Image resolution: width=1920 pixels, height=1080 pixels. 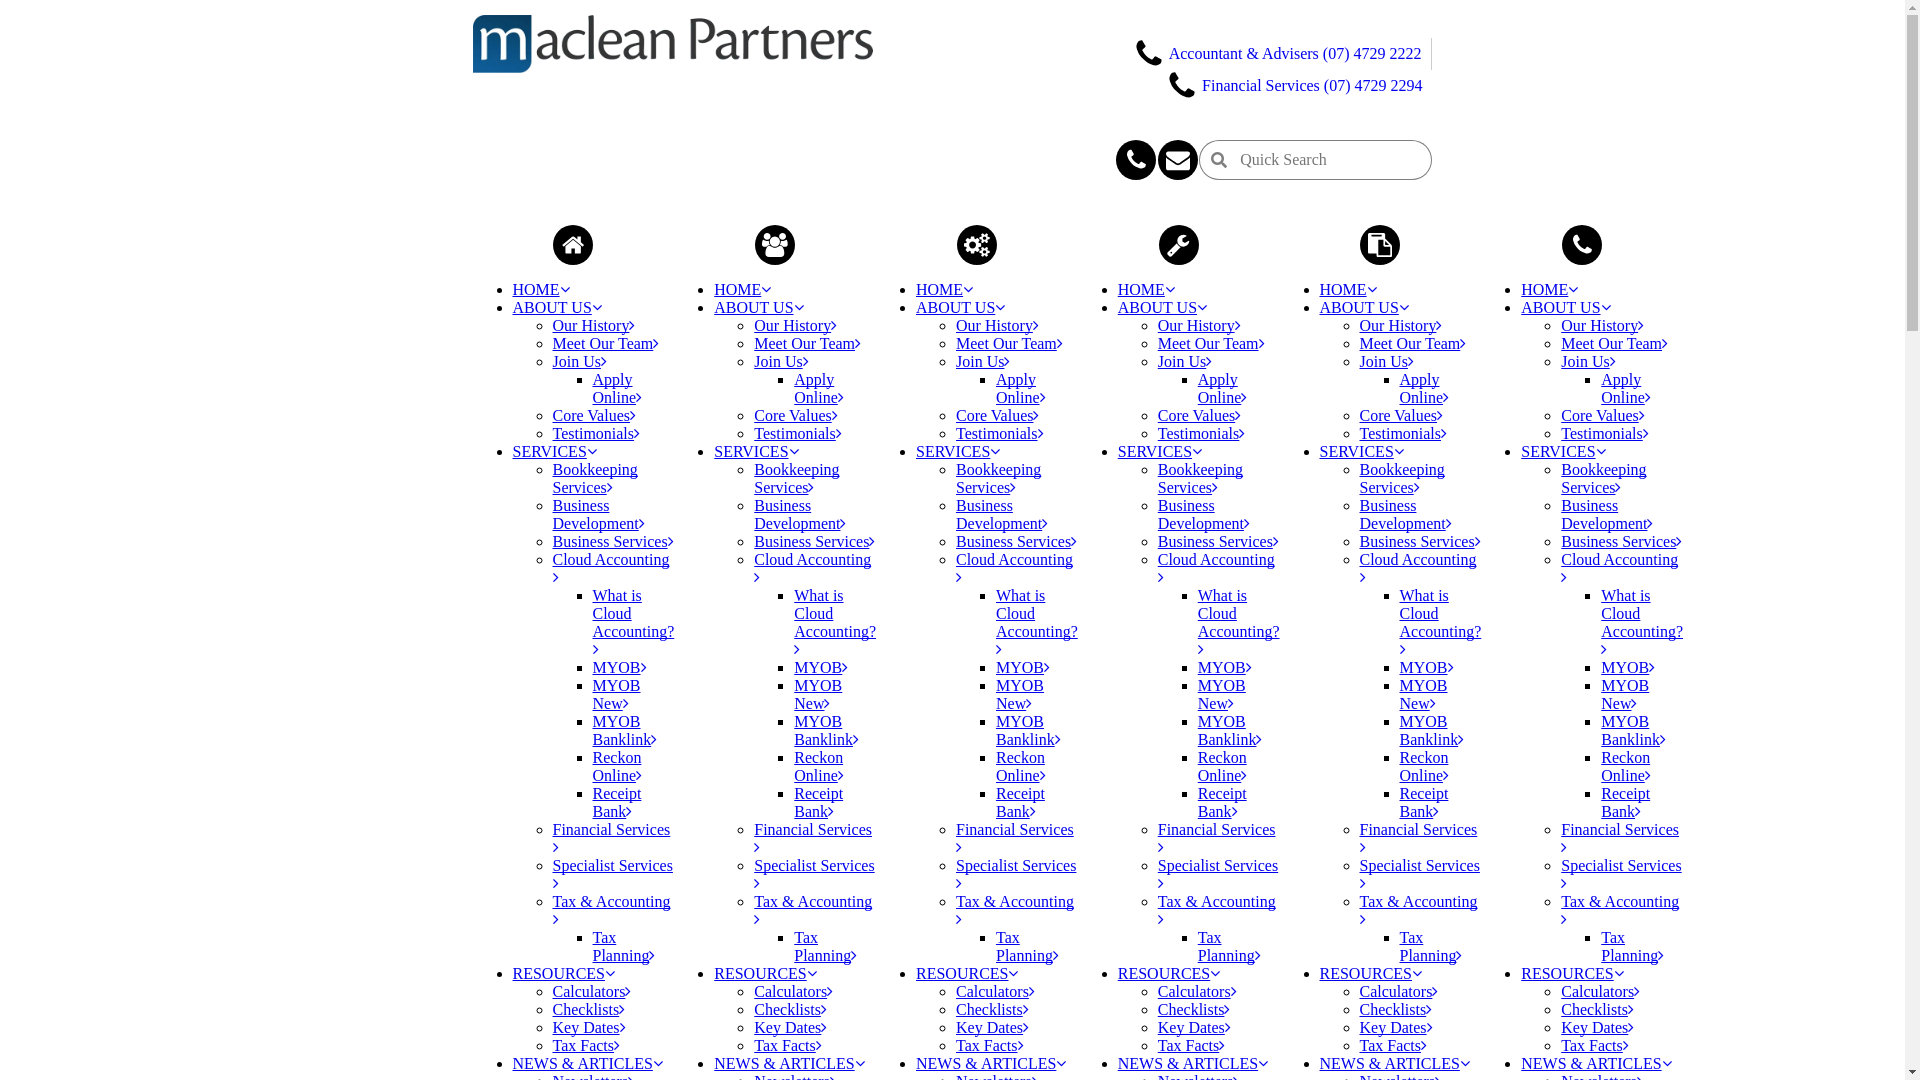 I want to click on 'Apply Online', so click(x=819, y=388).